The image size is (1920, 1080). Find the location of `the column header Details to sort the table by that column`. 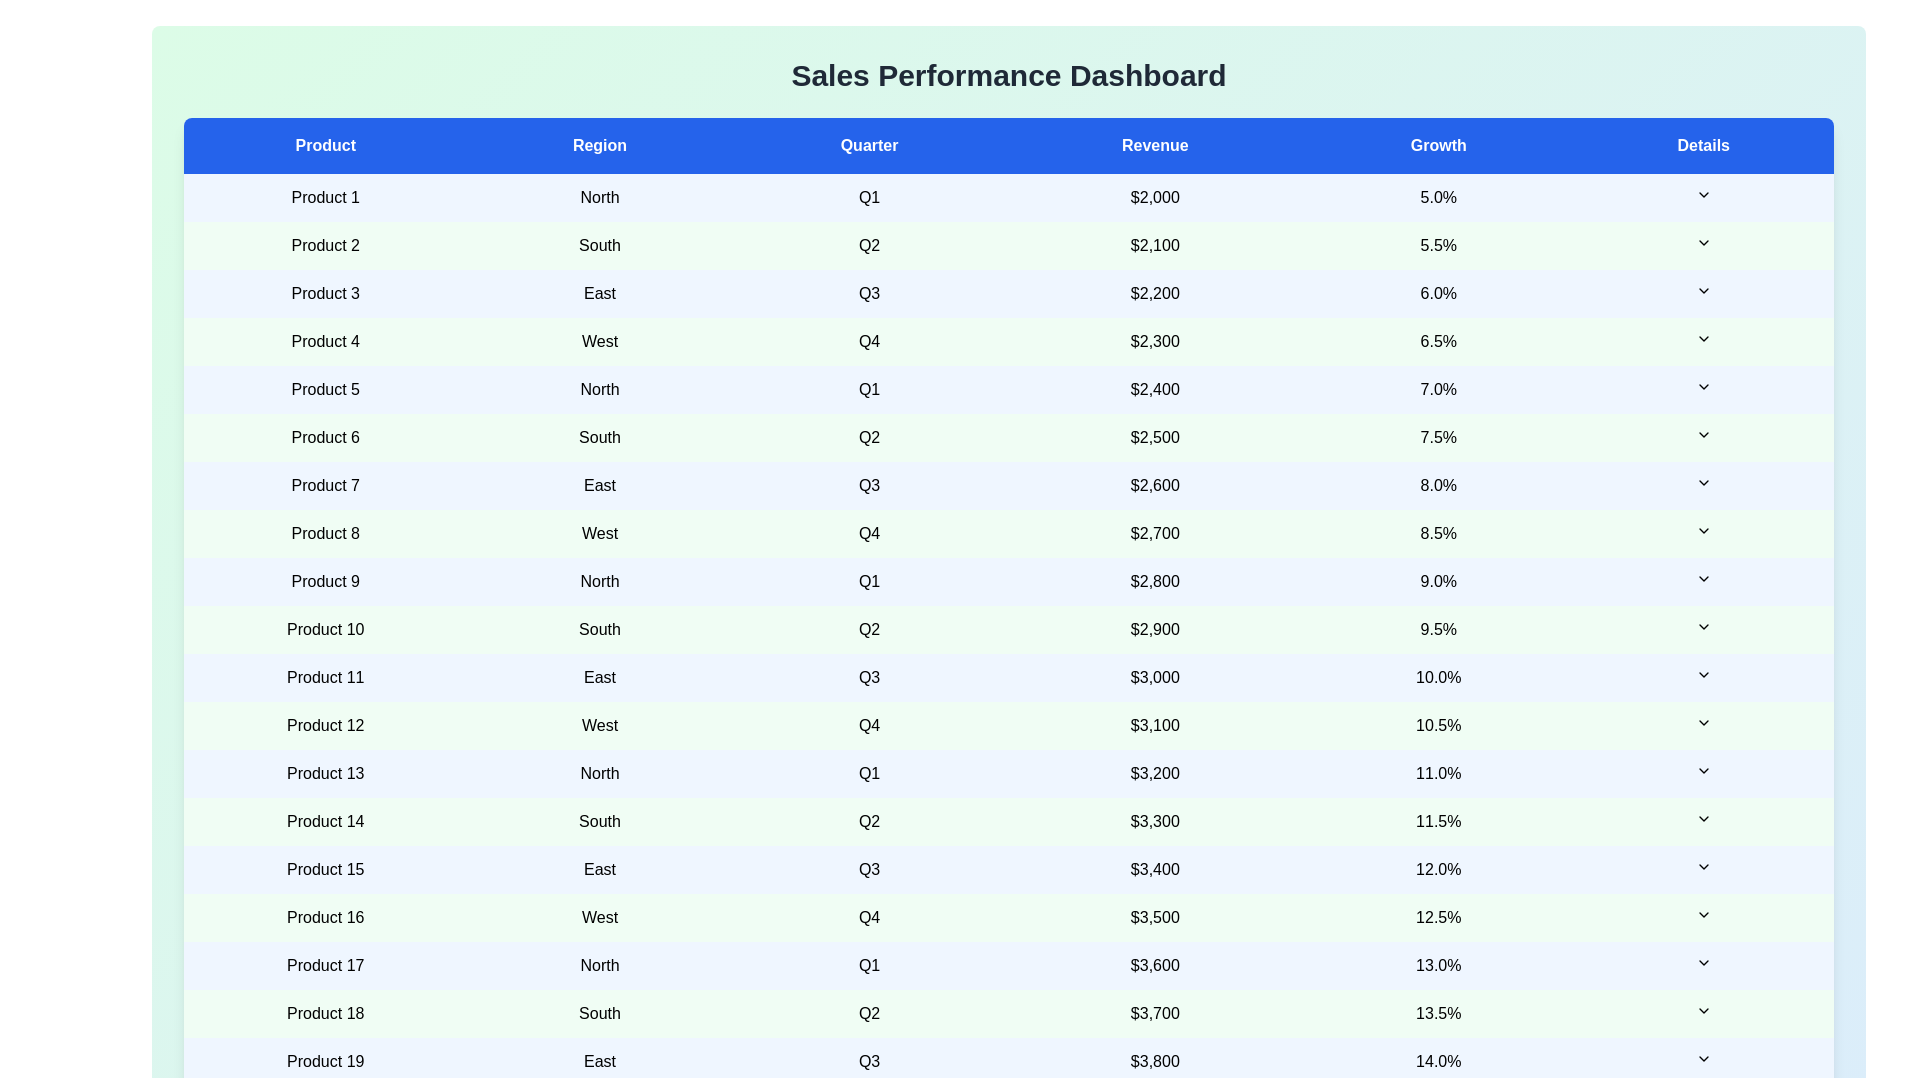

the column header Details to sort the table by that column is located at coordinates (1702, 145).